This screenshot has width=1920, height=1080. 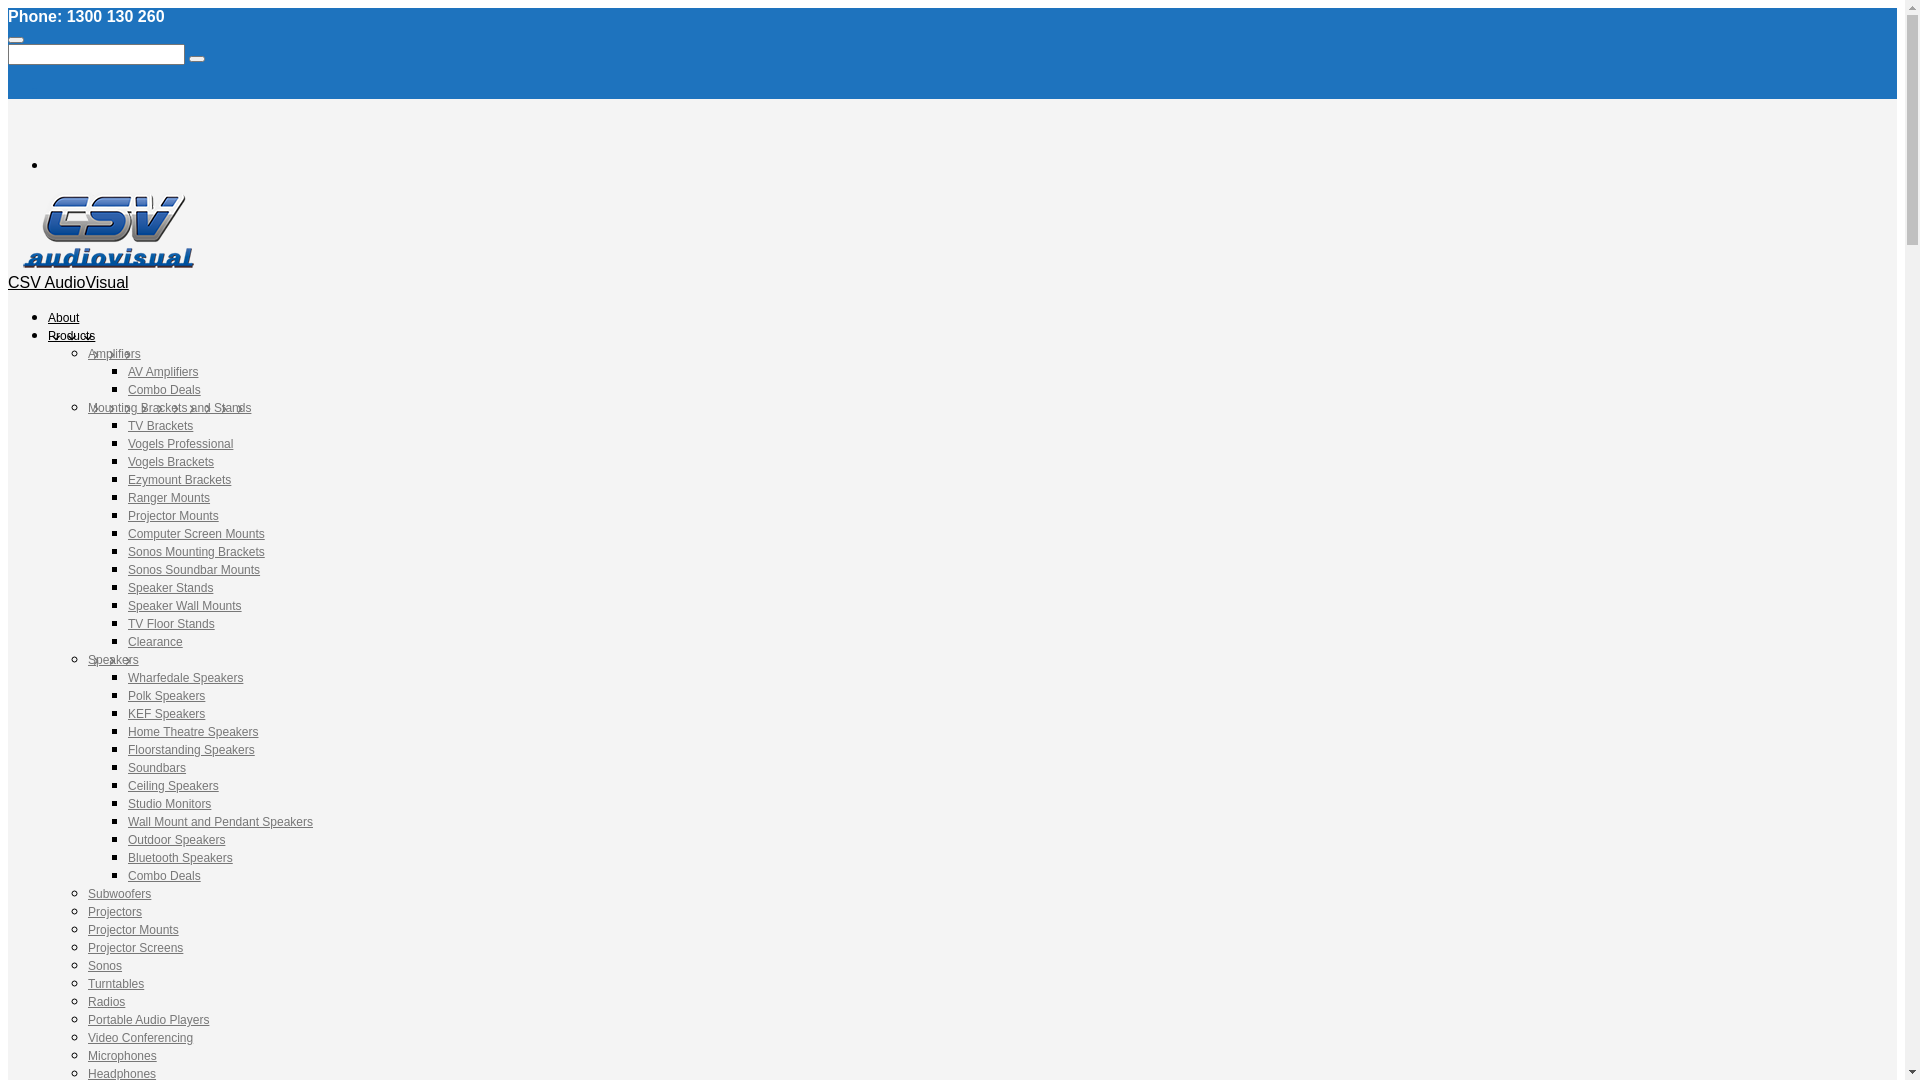 What do you see at coordinates (171, 623) in the screenshot?
I see `'TV Floor Stands'` at bounding box center [171, 623].